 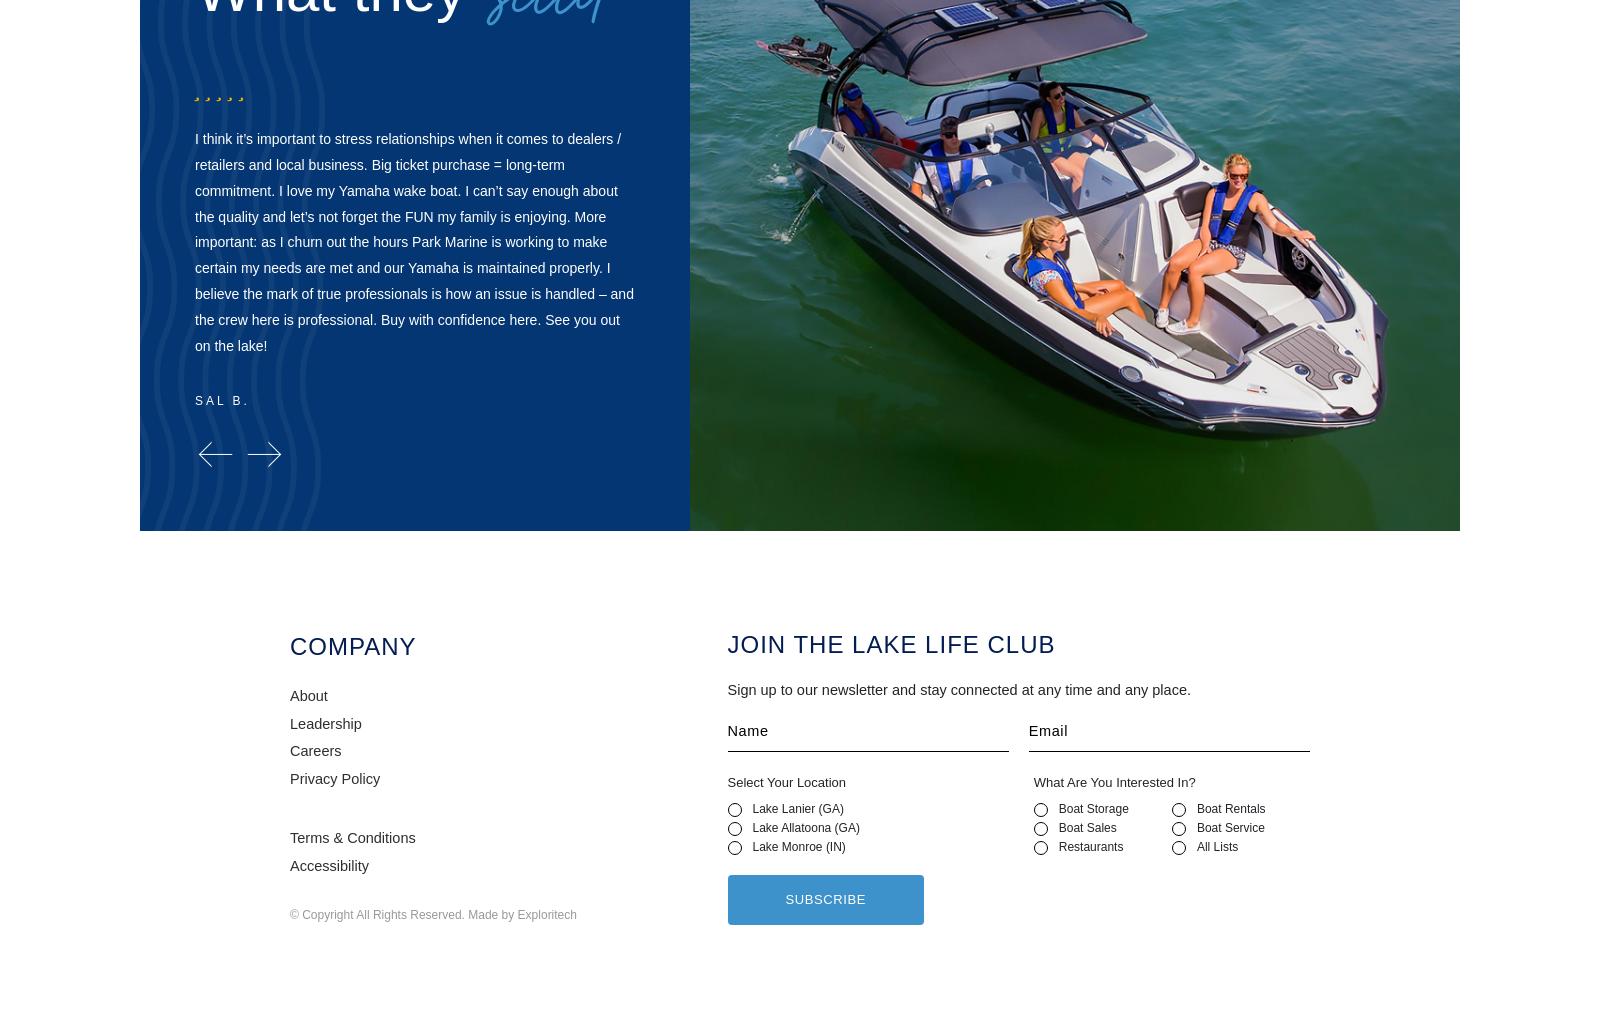 What do you see at coordinates (289, 722) in the screenshot?
I see `'Leadership'` at bounding box center [289, 722].